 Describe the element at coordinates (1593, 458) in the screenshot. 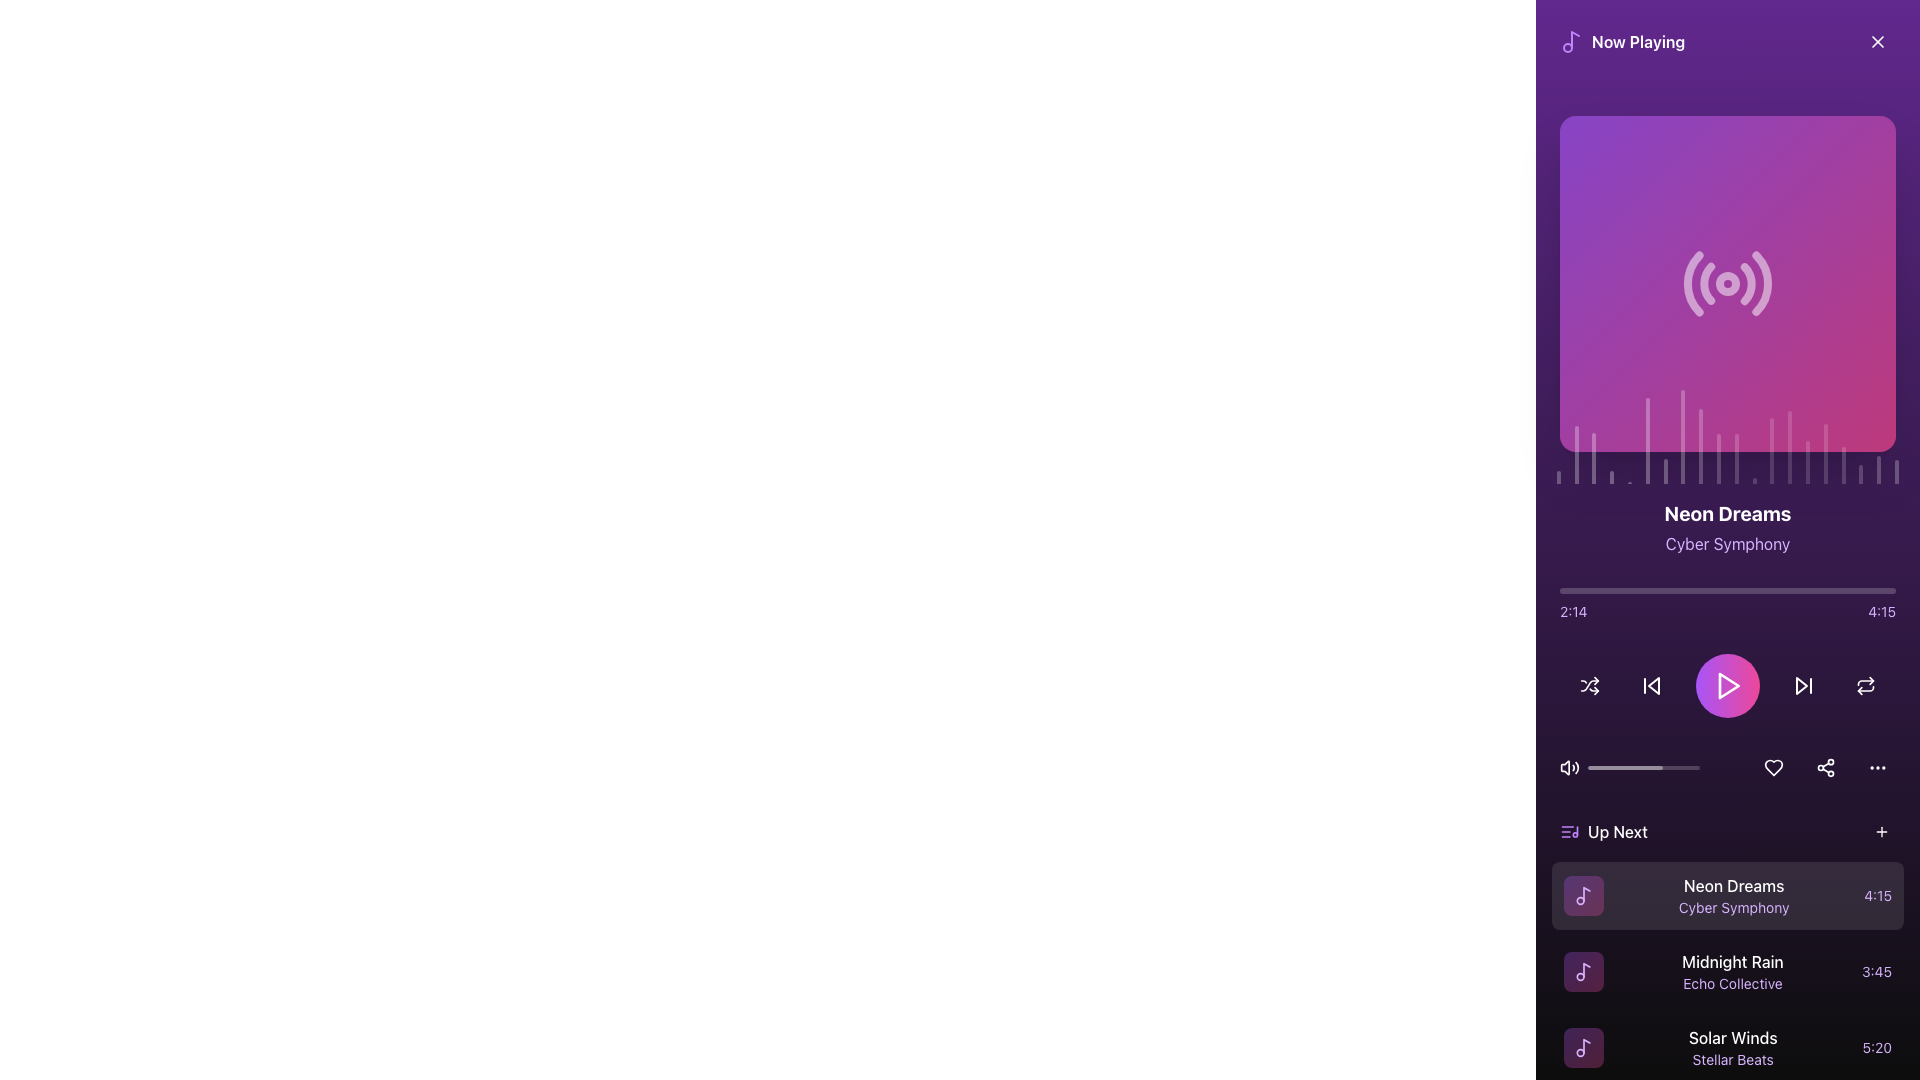

I see `the third vertical bar of the audio visualization graph, which is styled in translucent white with rounded top edges, located below and aligned with the album art` at that location.